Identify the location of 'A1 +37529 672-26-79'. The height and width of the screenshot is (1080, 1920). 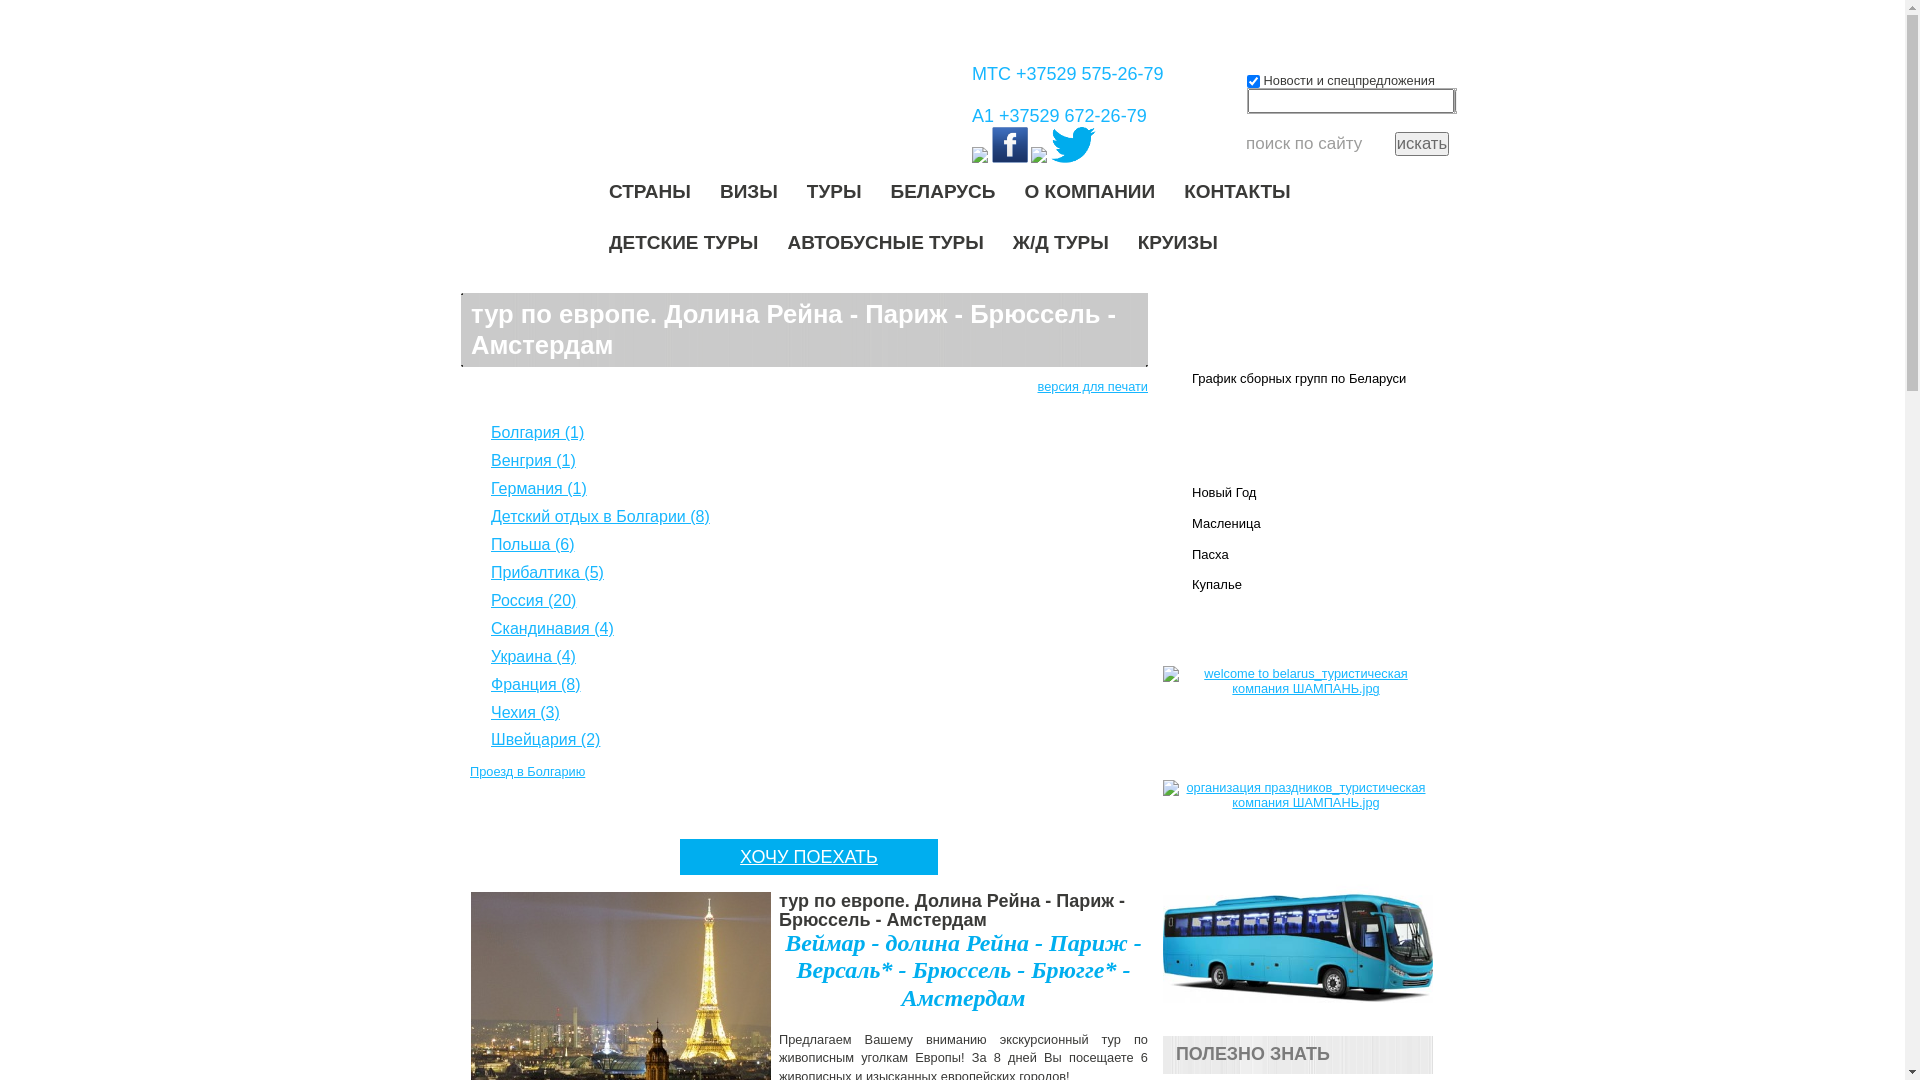
(1058, 115).